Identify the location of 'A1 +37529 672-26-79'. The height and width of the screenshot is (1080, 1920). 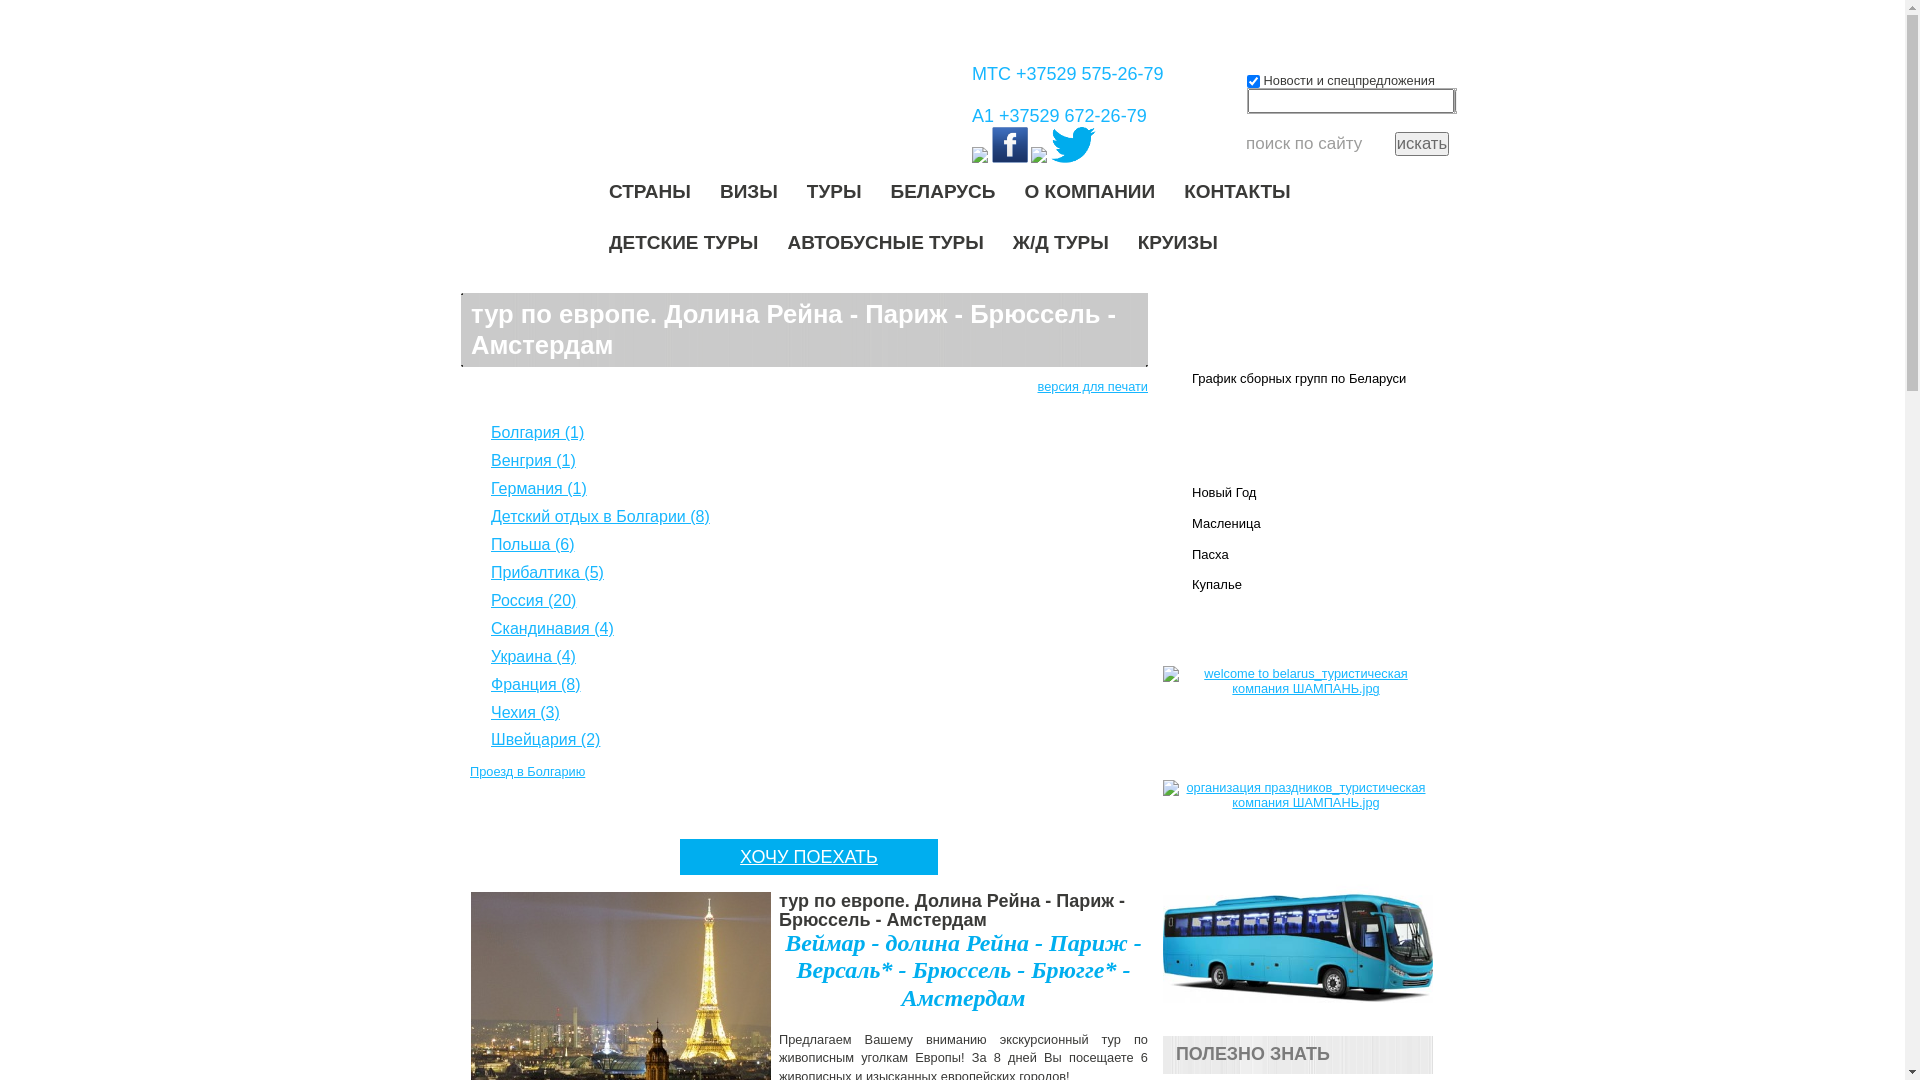
(1058, 115).